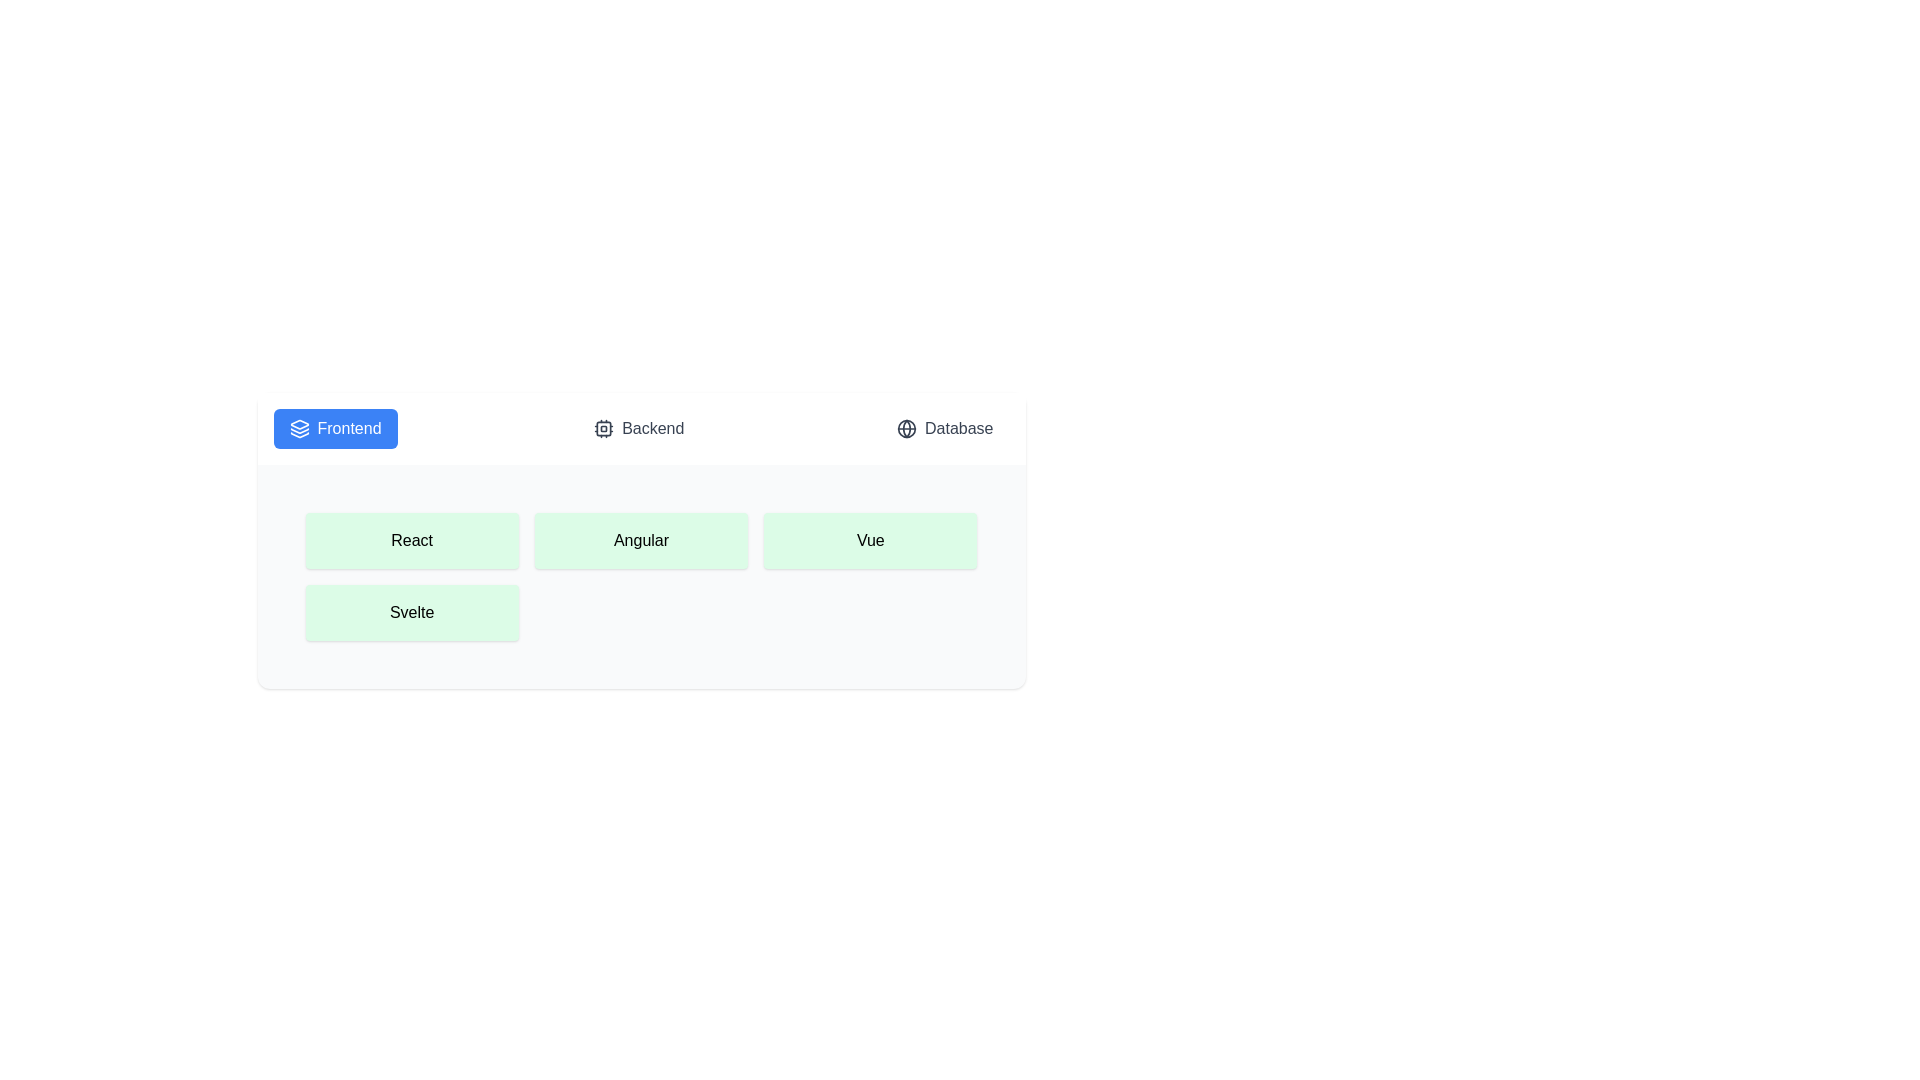 This screenshot has height=1080, width=1920. What do you see at coordinates (411, 612) in the screenshot?
I see `the framework Svelte to interact with it` at bounding box center [411, 612].